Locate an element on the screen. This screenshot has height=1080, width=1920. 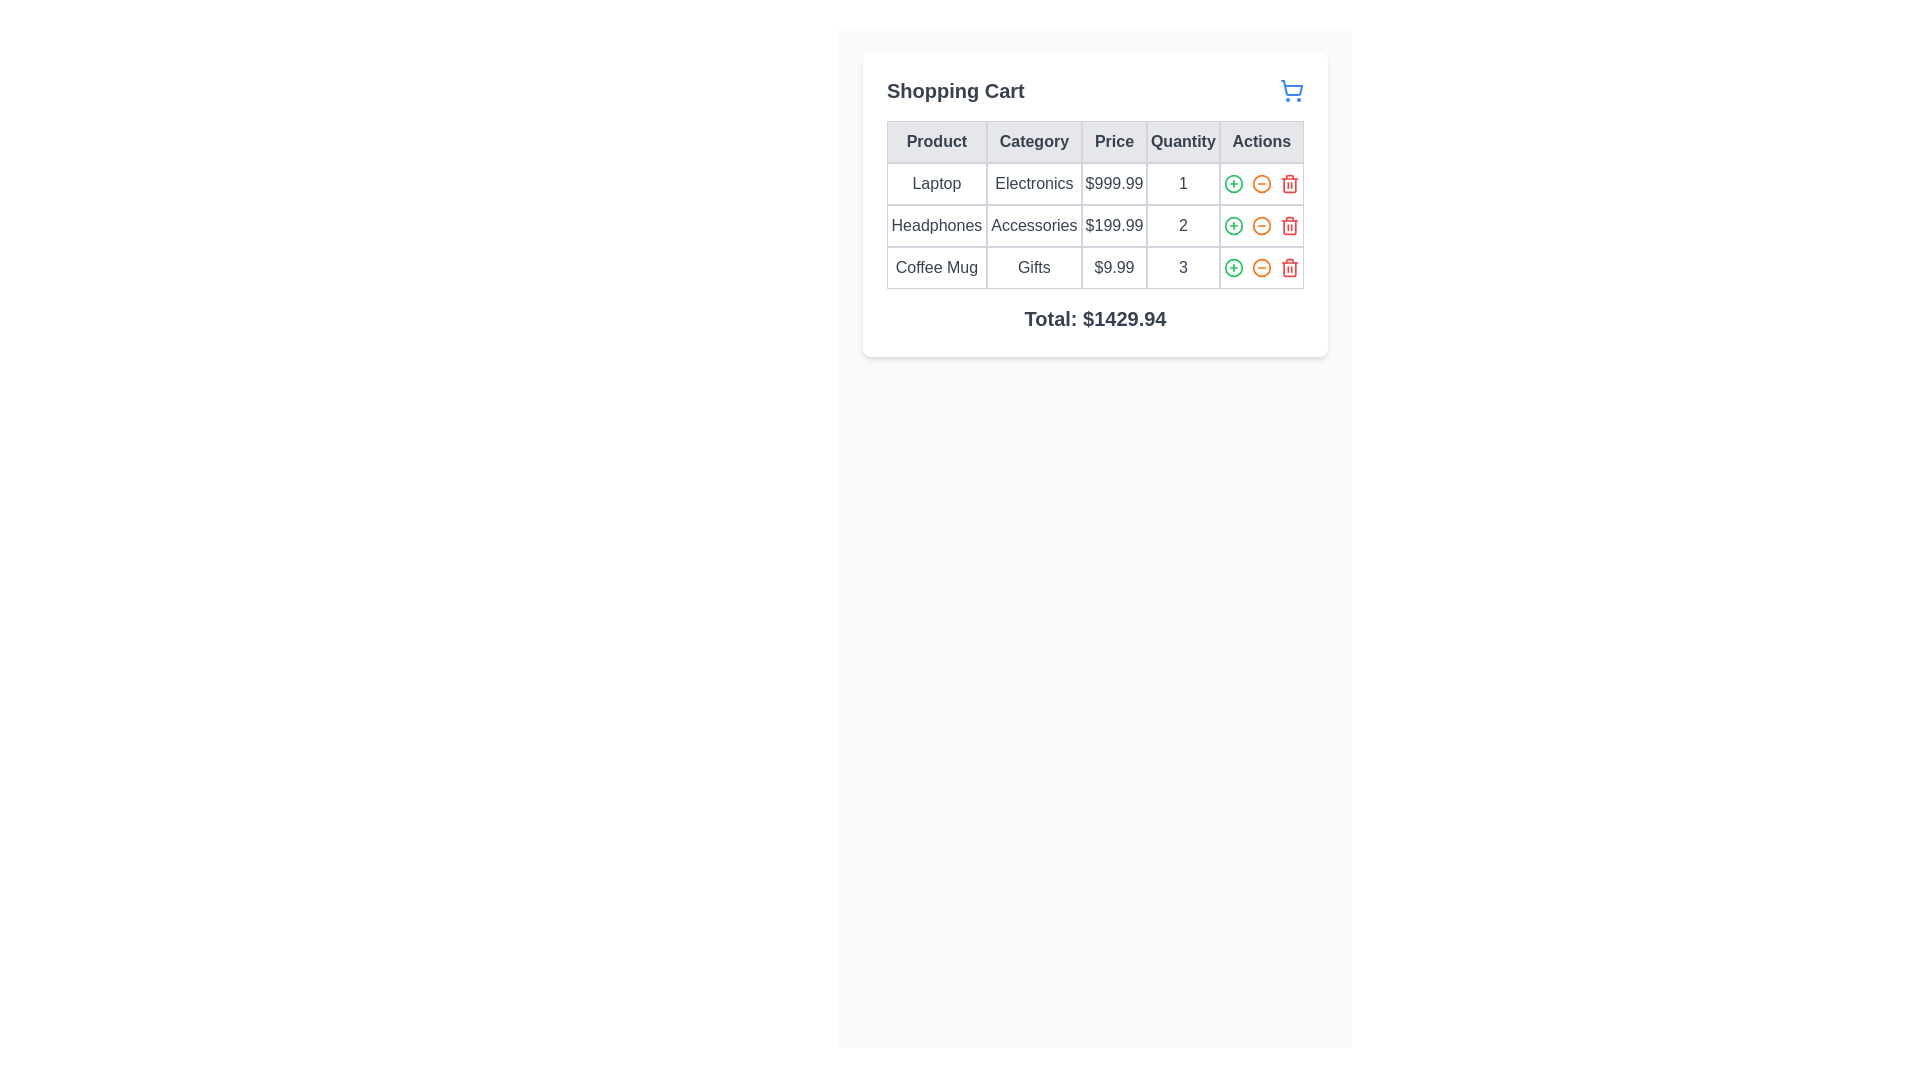
the 'Category' text label displaying the 'Coffee Mug' item in the shopping cart table is located at coordinates (1034, 266).